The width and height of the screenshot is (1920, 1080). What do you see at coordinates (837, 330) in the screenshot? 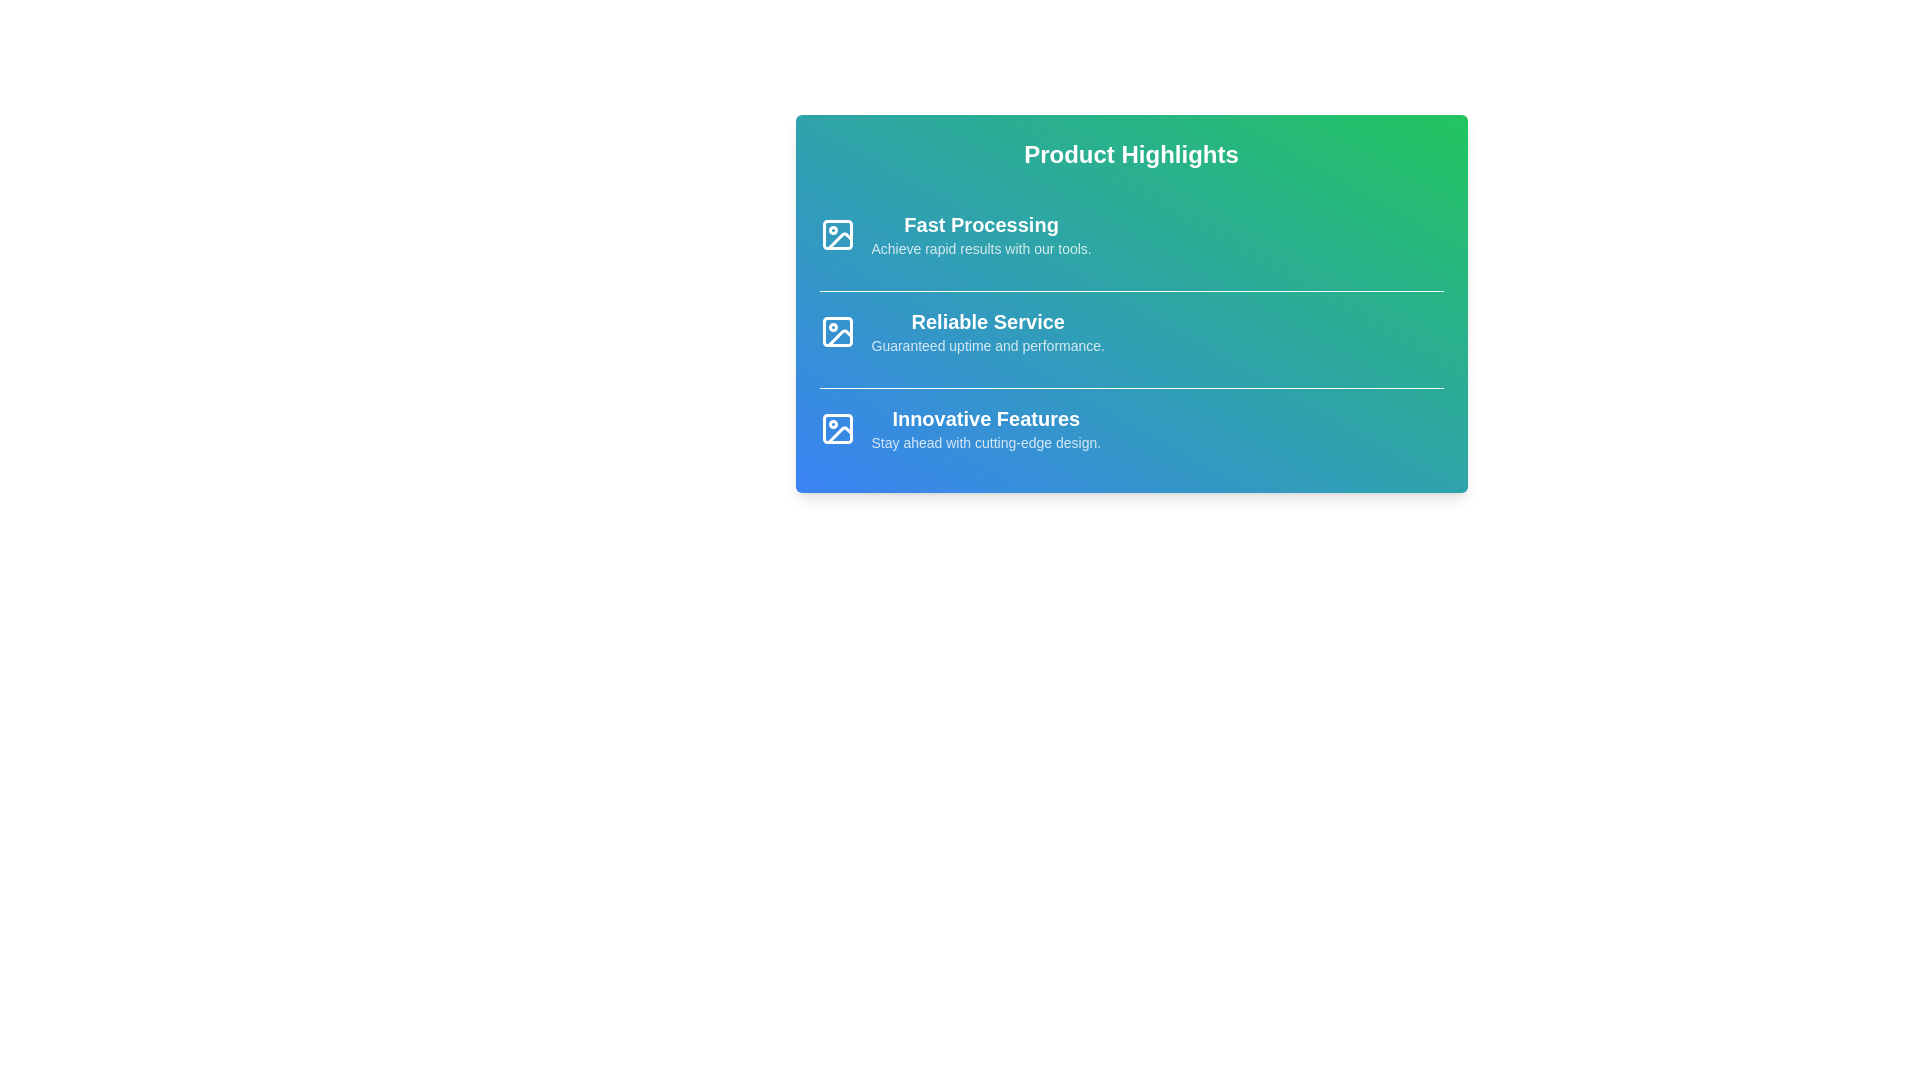
I see `the decorative rectangle within the SVG icon that represents an image placeholder, aligned with the text 'Reliable Service'` at bounding box center [837, 330].